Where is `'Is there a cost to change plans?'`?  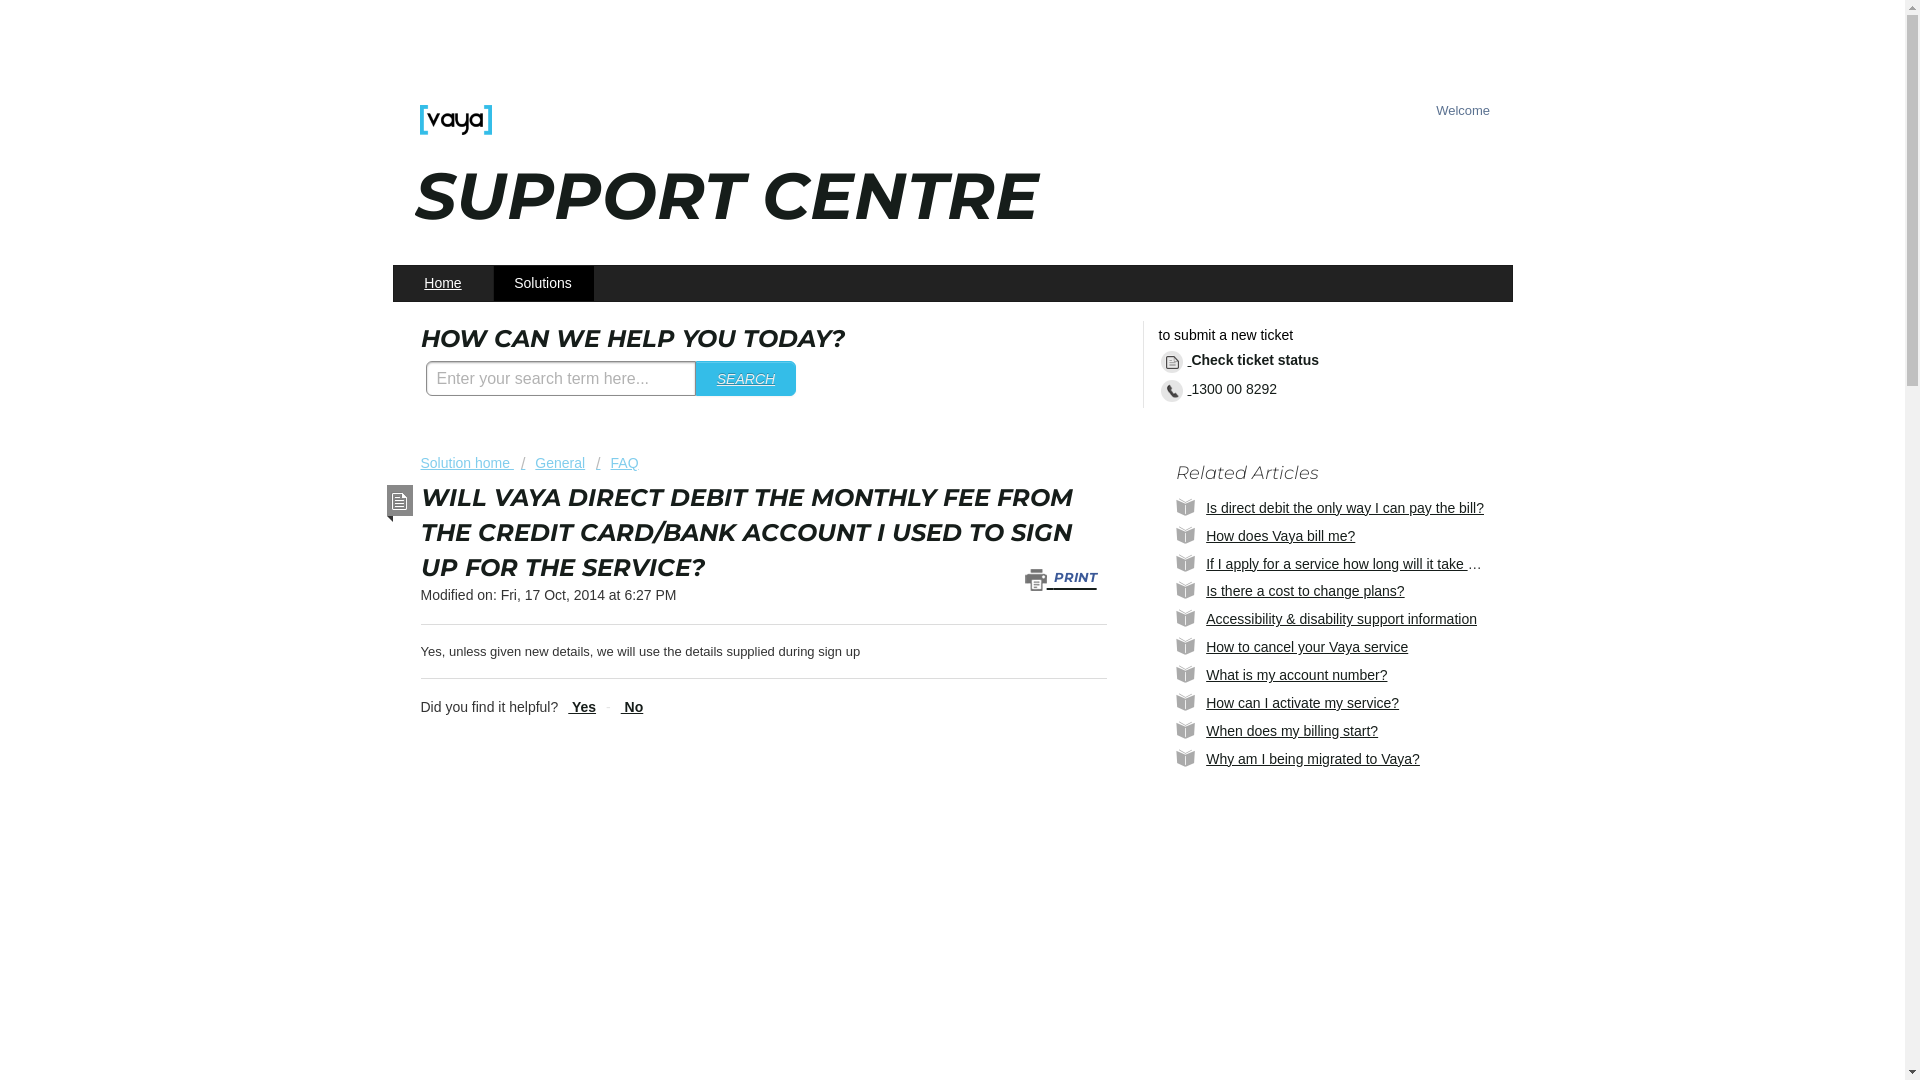 'Is there a cost to change plans?' is located at coordinates (1305, 589).